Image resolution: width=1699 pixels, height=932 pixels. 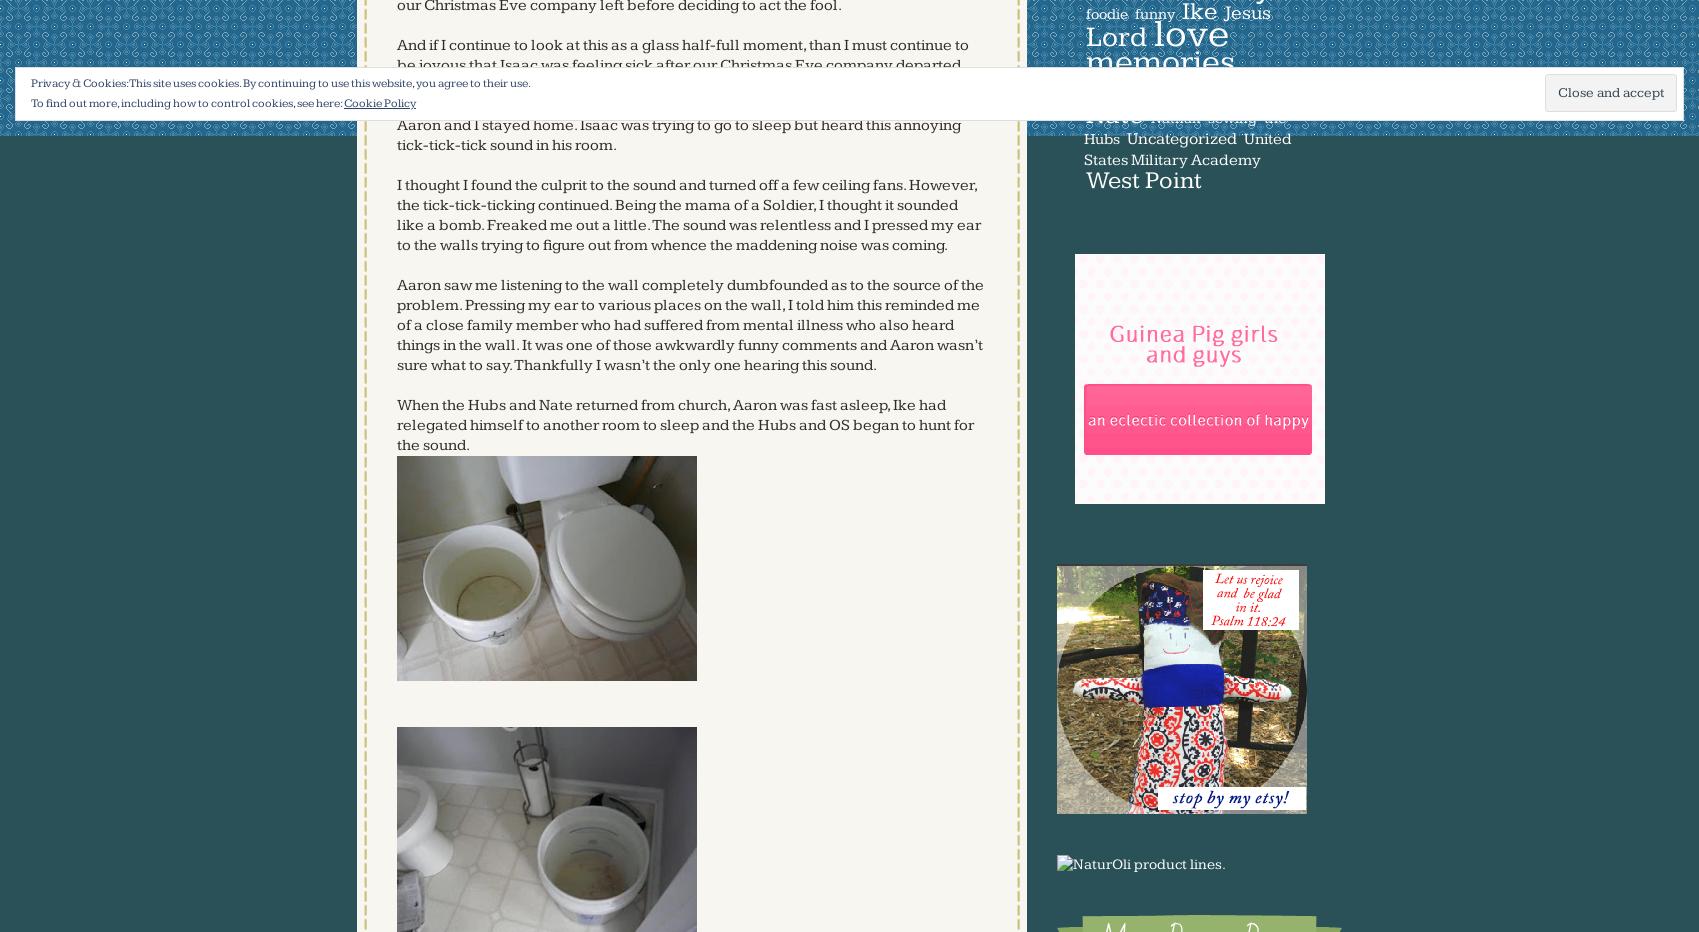 I want to click on 'I thought I found the culprit to the sound and turned off a few ceiling fans. However, the tick-tick-ticking continued. Being the mama of a Soldier, I thought it sounded like a bomb. Freaked me out a little. The sound was relentless and I pressed my ear to the walls trying to figure out from whence the maddening noise was coming.', so click(x=687, y=215).